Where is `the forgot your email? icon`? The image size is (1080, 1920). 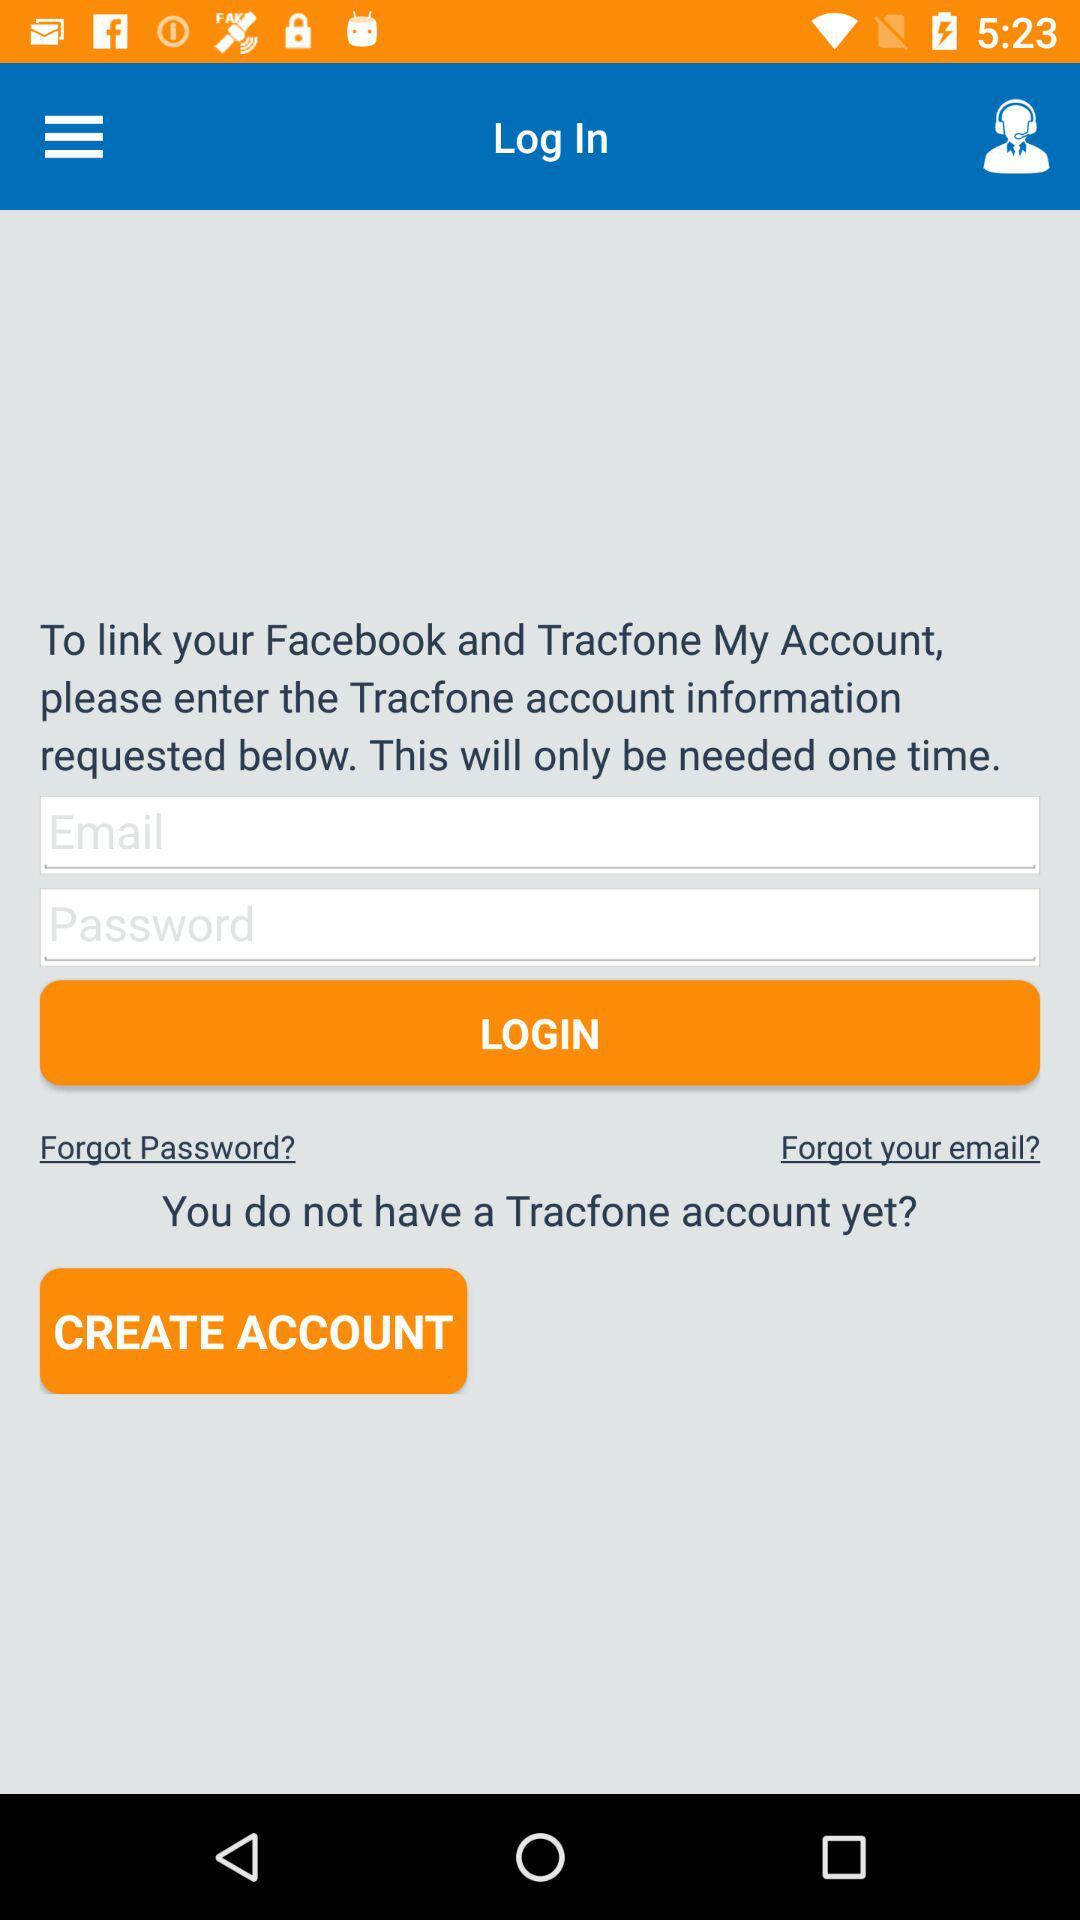
the forgot your email? icon is located at coordinates (910, 1146).